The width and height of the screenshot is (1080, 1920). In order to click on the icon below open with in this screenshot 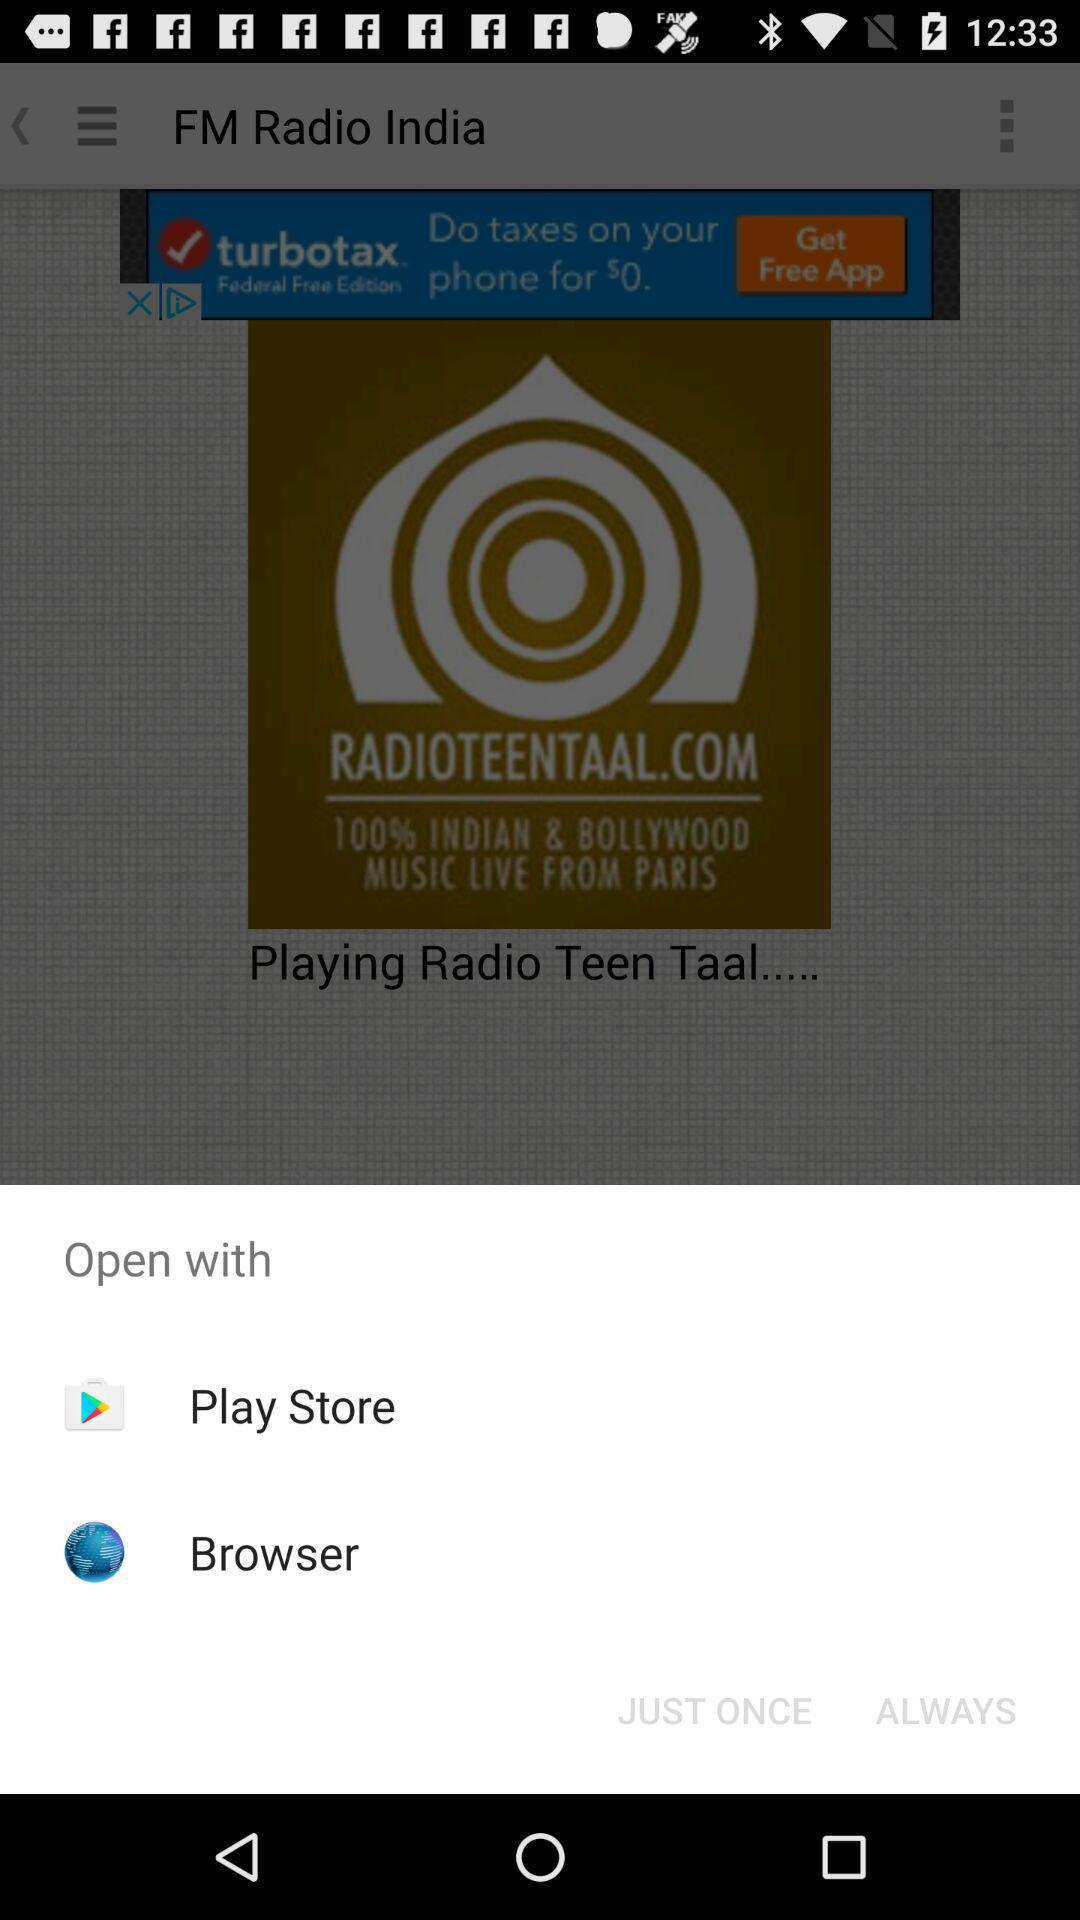, I will do `click(713, 1708)`.